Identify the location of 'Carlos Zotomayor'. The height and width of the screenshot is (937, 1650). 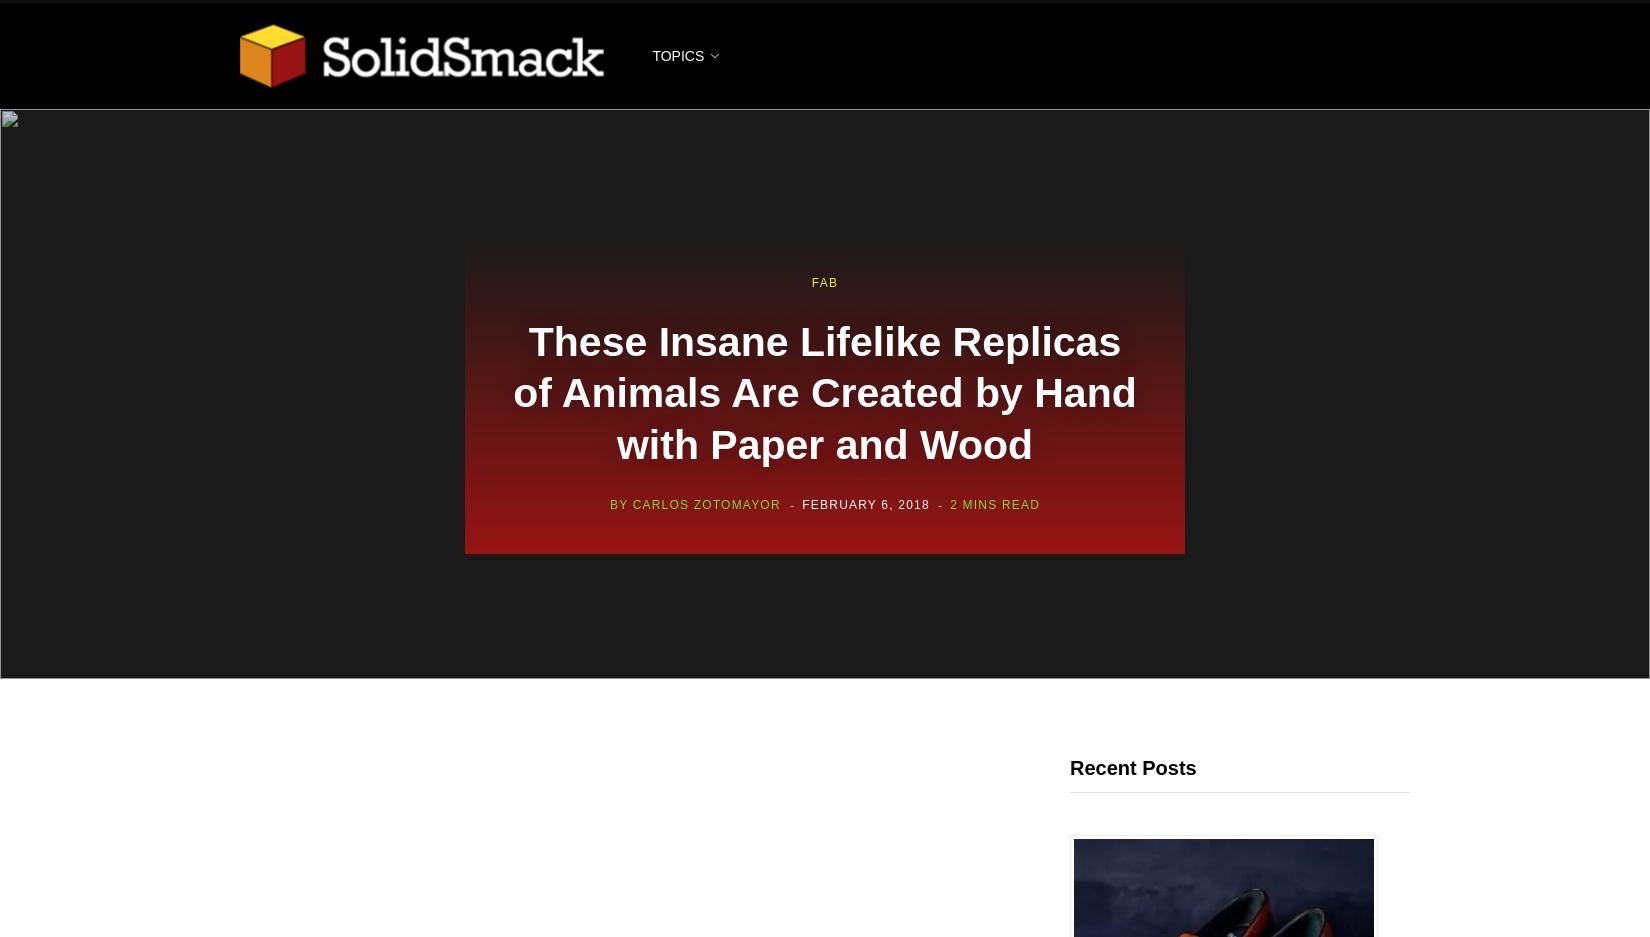
(705, 504).